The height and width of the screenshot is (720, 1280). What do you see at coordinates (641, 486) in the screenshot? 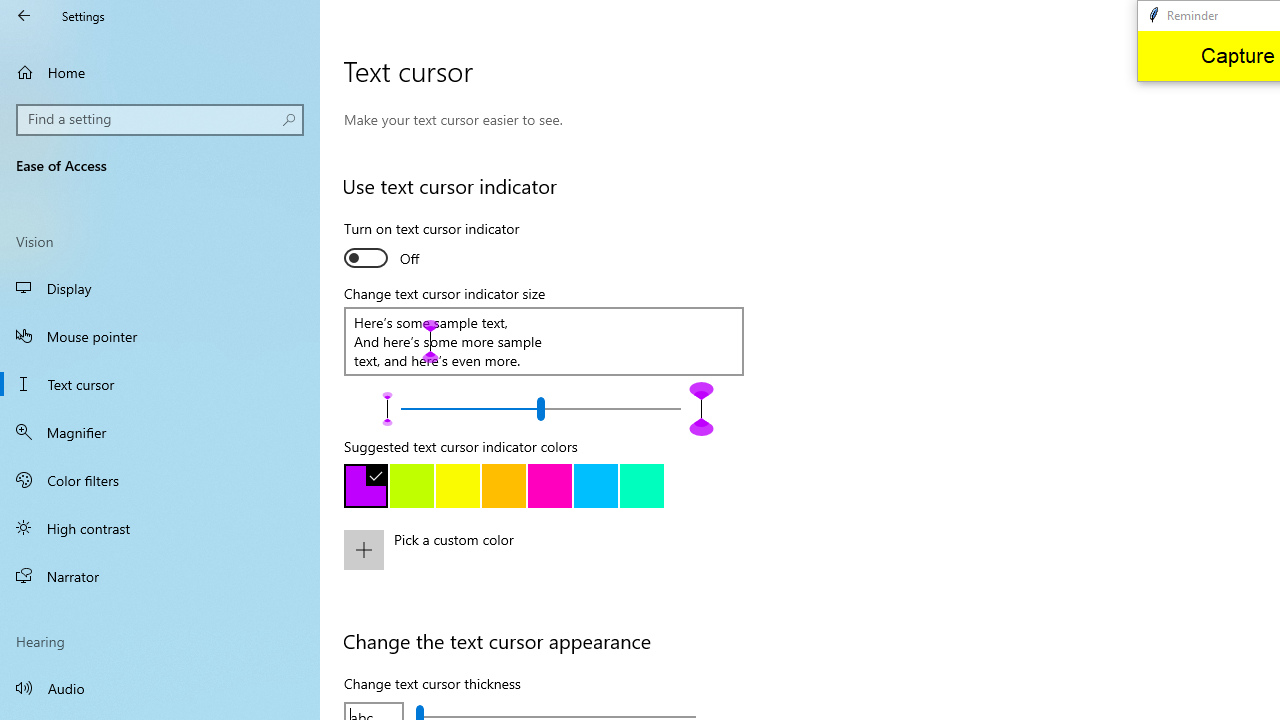
I see `'Green'` at bounding box center [641, 486].